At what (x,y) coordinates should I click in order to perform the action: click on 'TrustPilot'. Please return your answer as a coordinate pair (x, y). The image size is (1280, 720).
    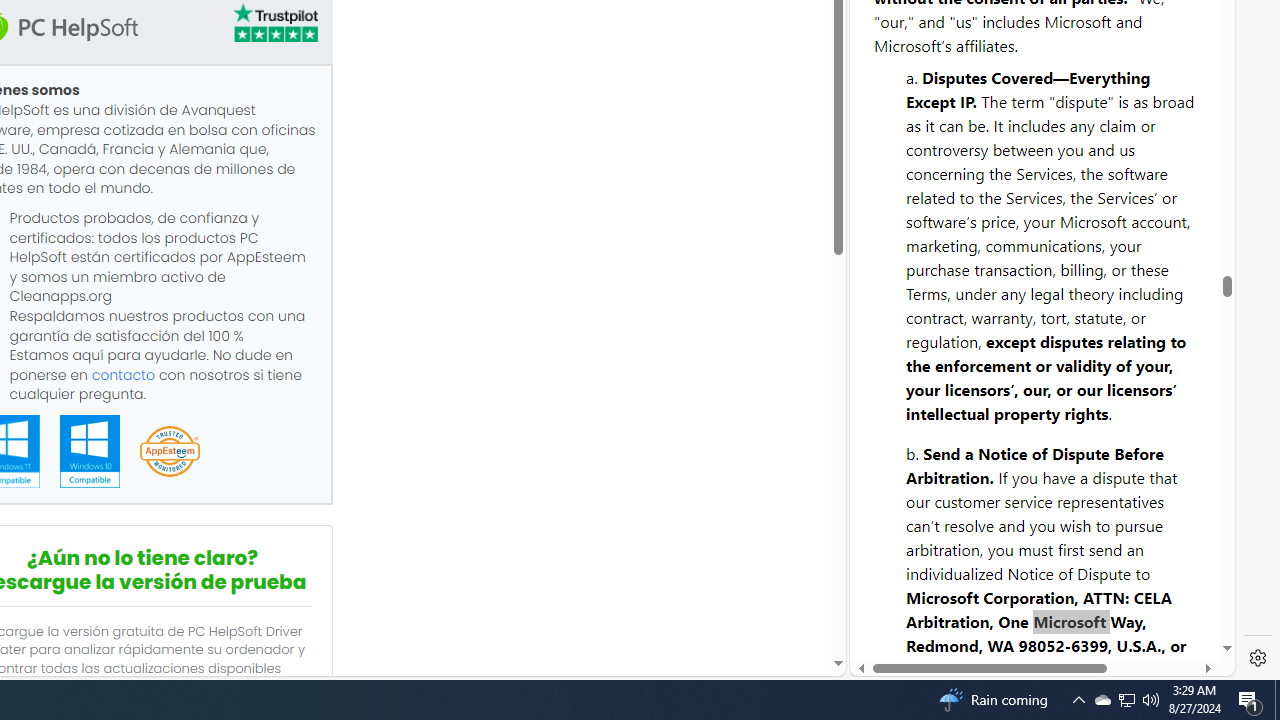
    Looking at the image, I should click on (273, 23).